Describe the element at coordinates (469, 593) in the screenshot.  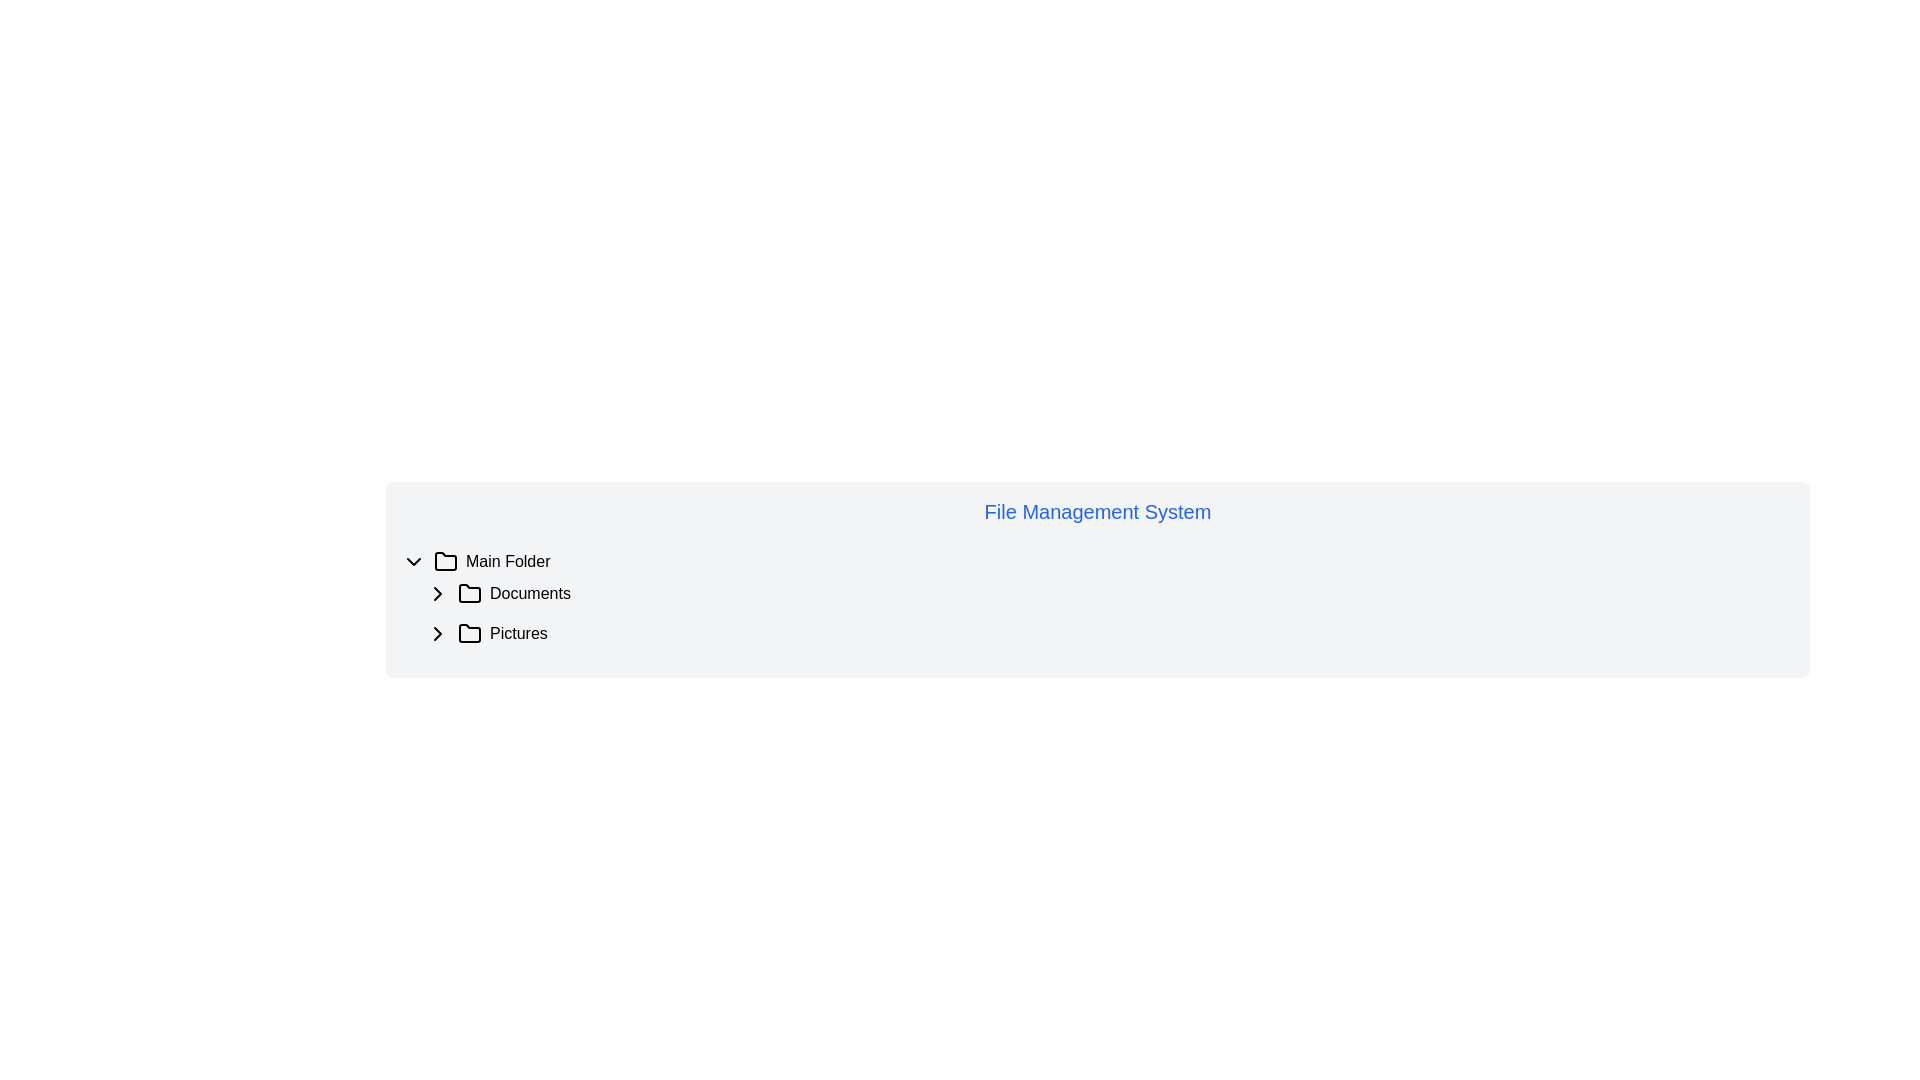
I see `the SVG icon representing a folder, which is positioned to the left of the 'Documents' label in the file management system's hierarchical list` at that location.